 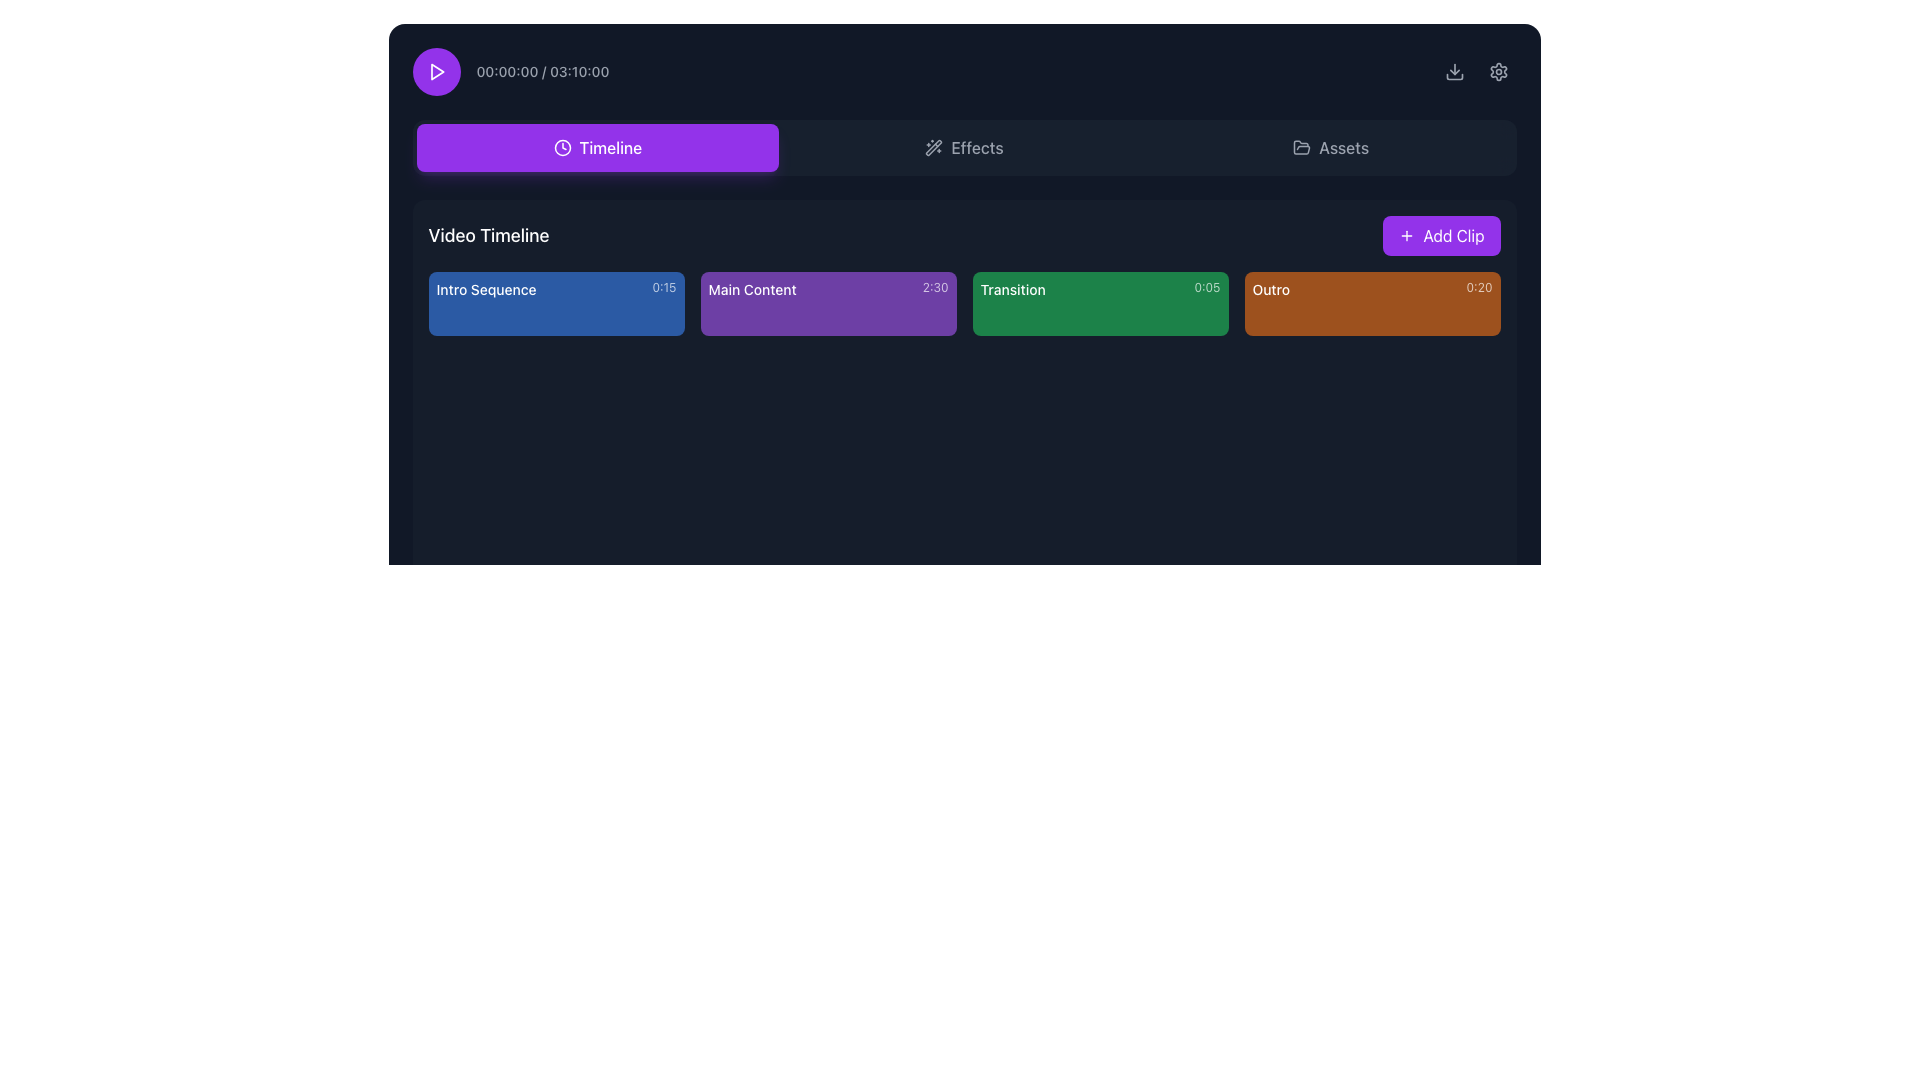 I want to click on the text label displaying '0:15' in white semi-transparent text on a blue background, located at the top-right of the 'Intro Sequence' card in the 'Video Timeline' section, so click(x=664, y=288).